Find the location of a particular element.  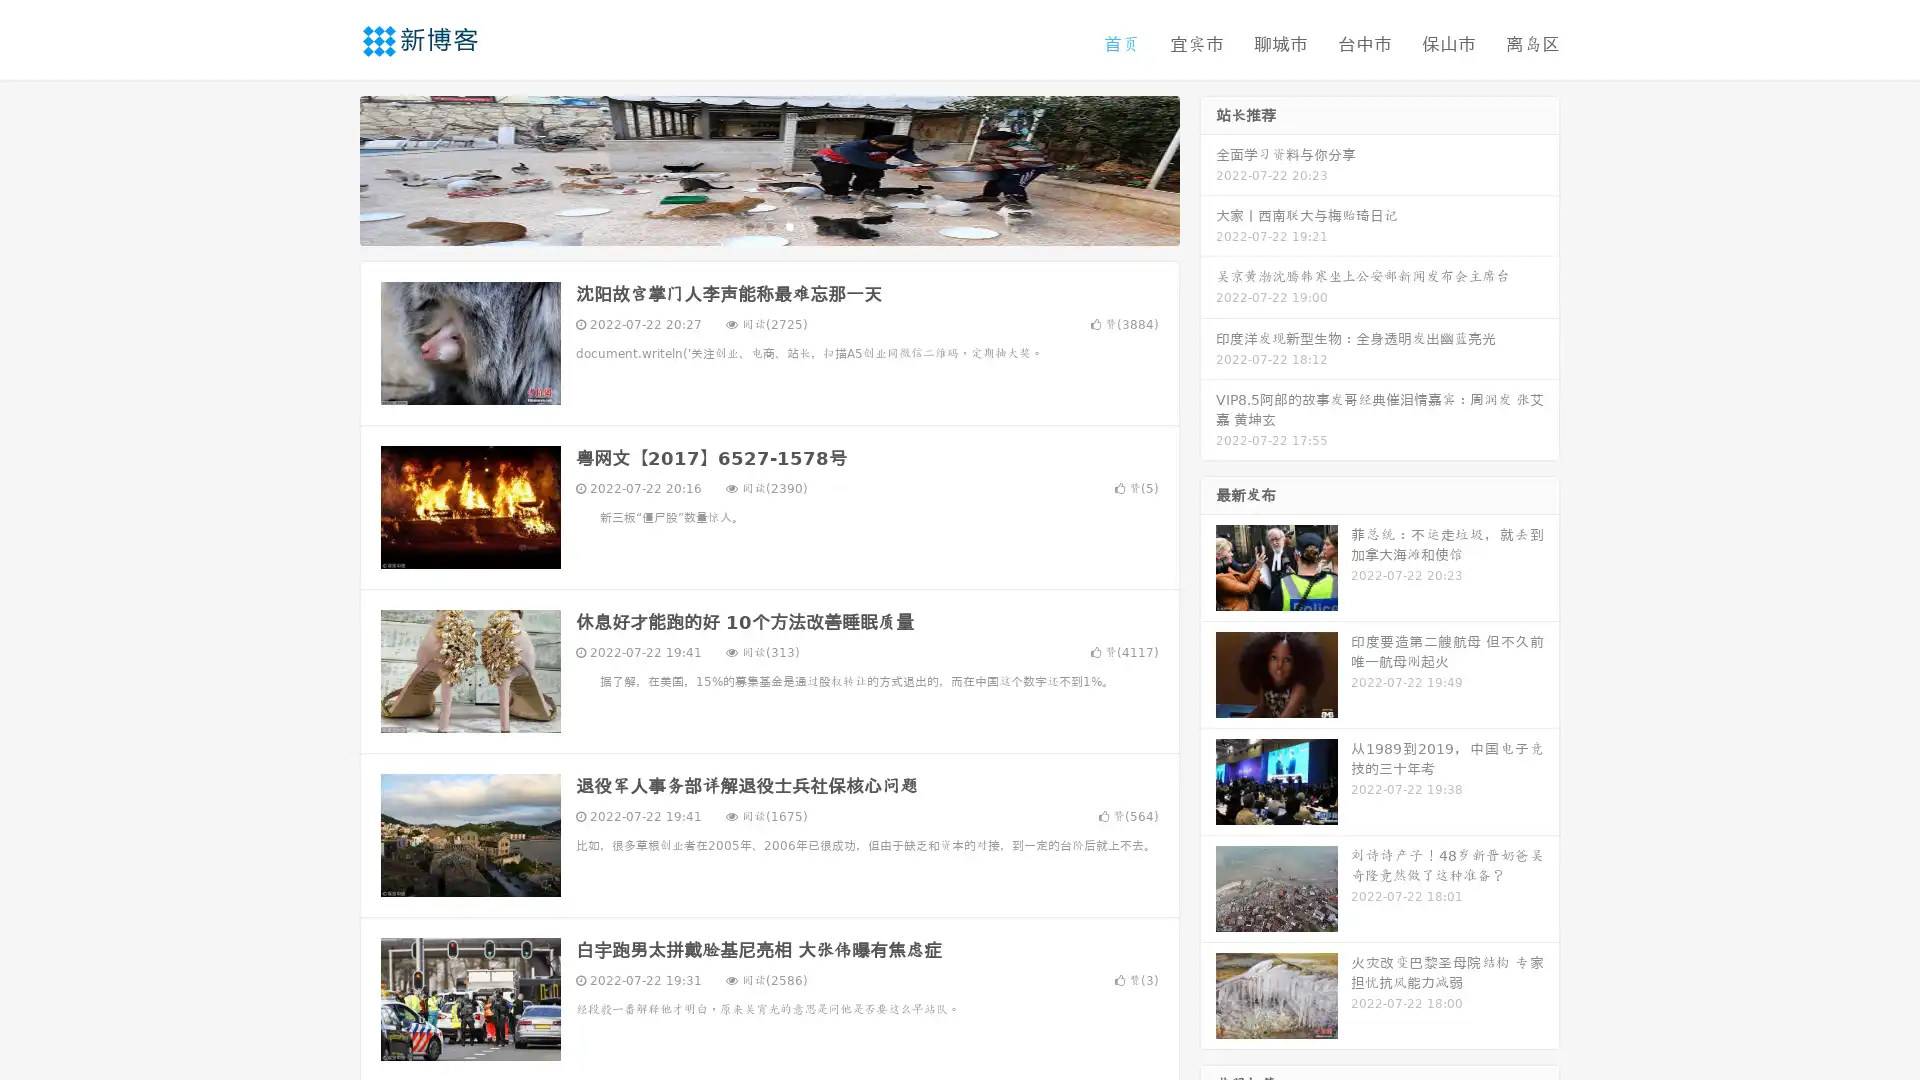

Go to slide 3 is located at coordinates (789, 225).